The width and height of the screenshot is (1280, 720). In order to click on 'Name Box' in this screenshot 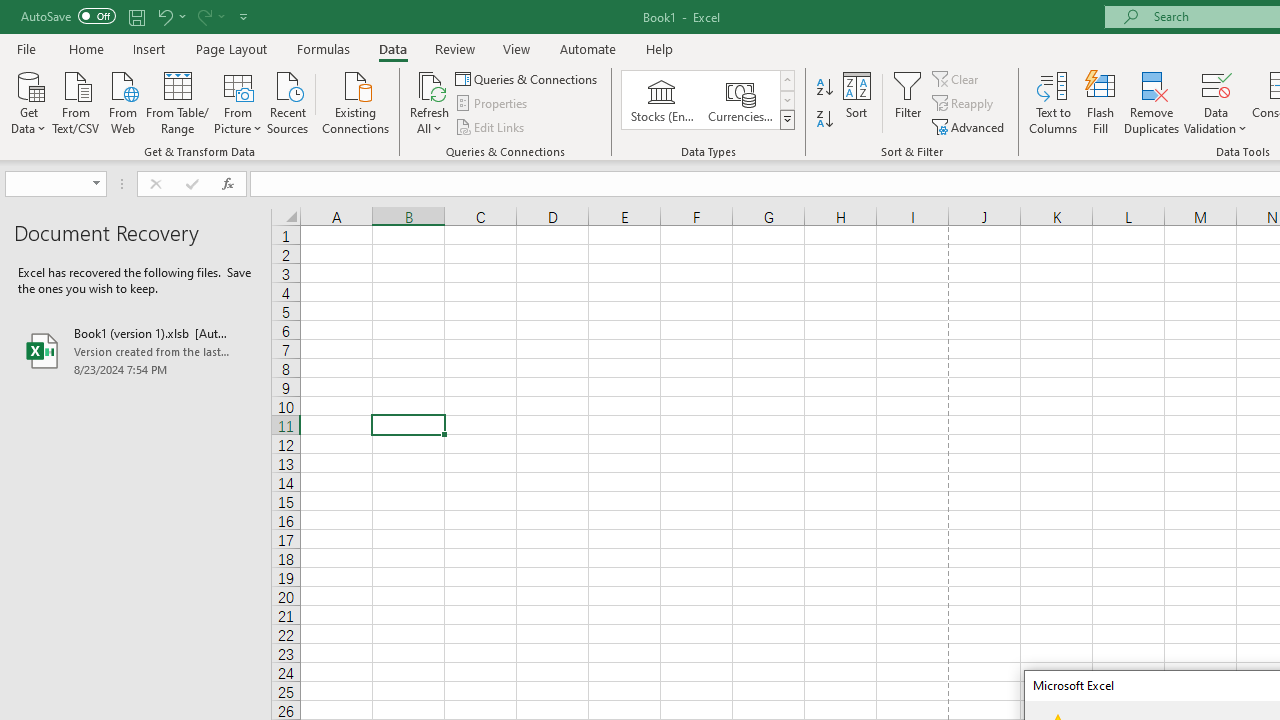, I will do `click(47, 183)`.